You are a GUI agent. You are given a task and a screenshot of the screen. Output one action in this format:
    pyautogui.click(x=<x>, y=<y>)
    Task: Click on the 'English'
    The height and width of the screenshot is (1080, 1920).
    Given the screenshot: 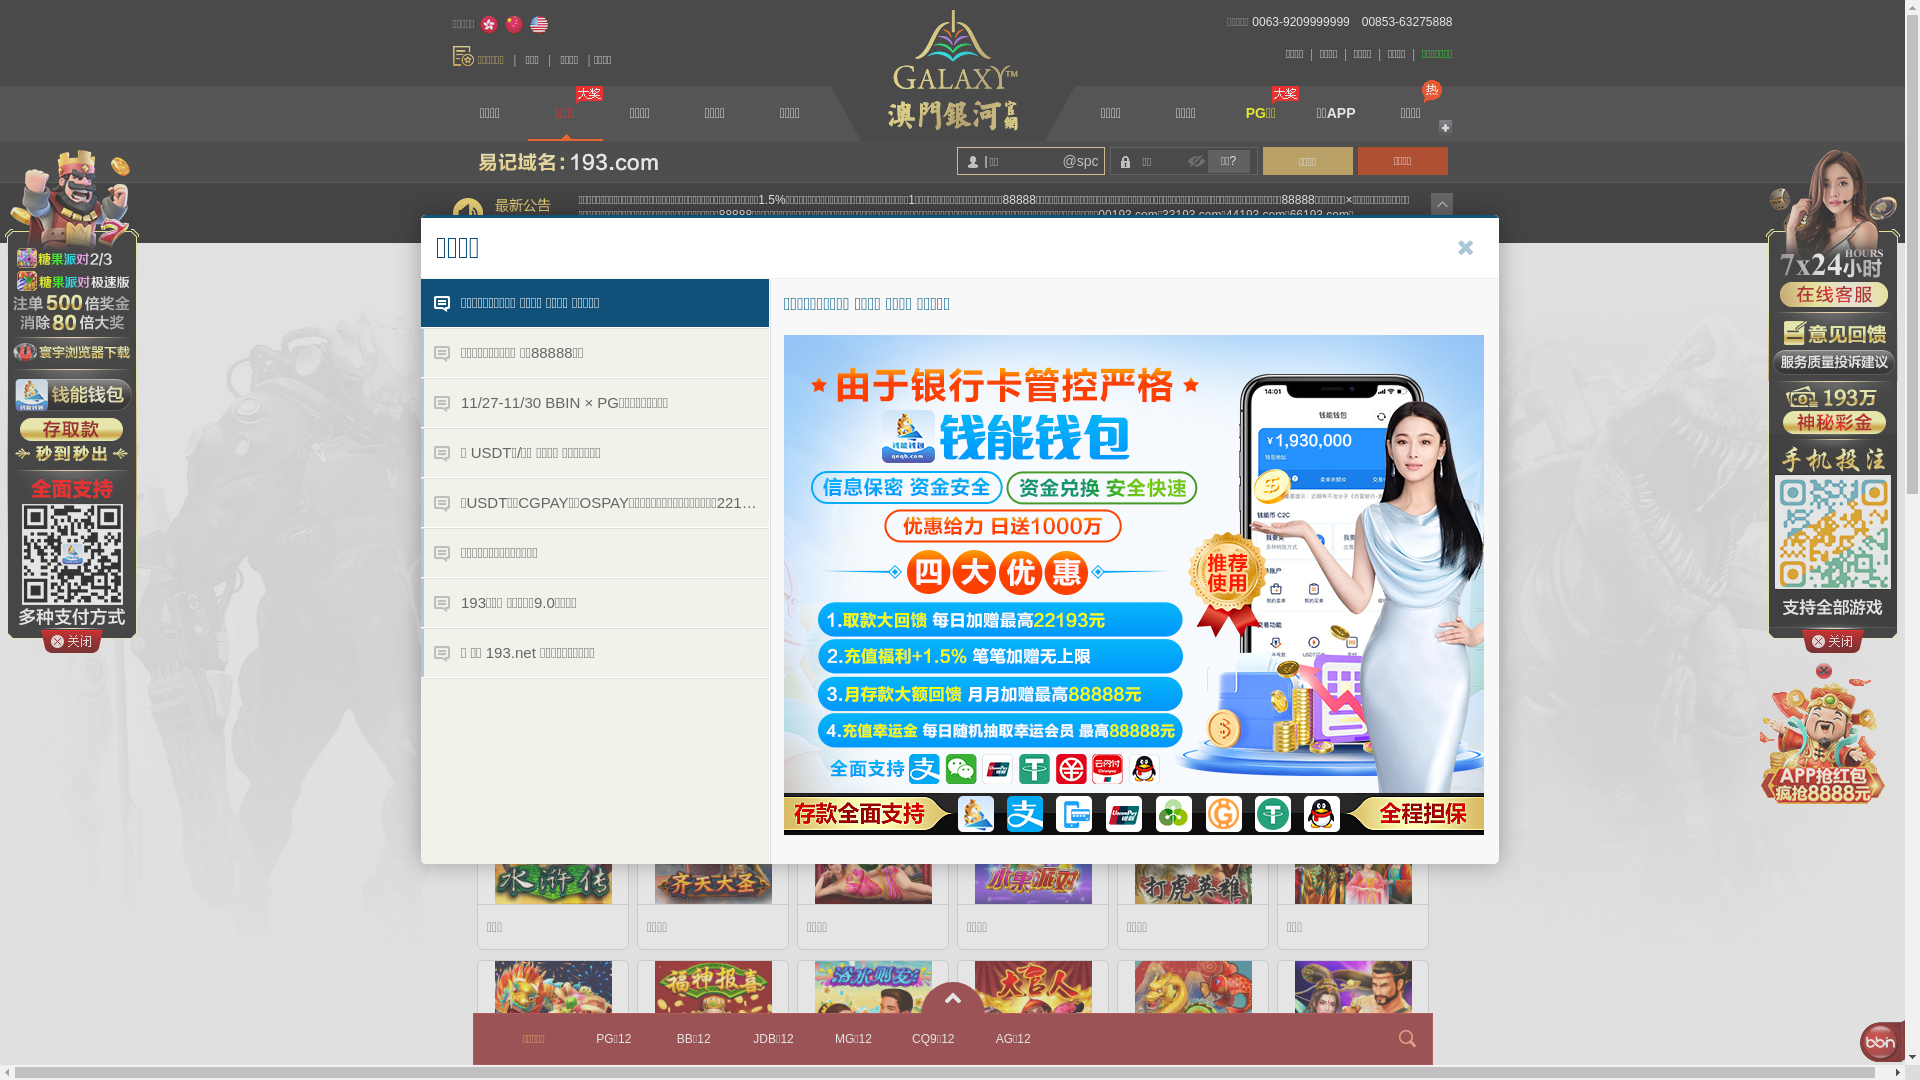 What is the action you would take?
    pyautogui.click(x=528, y=24)
    